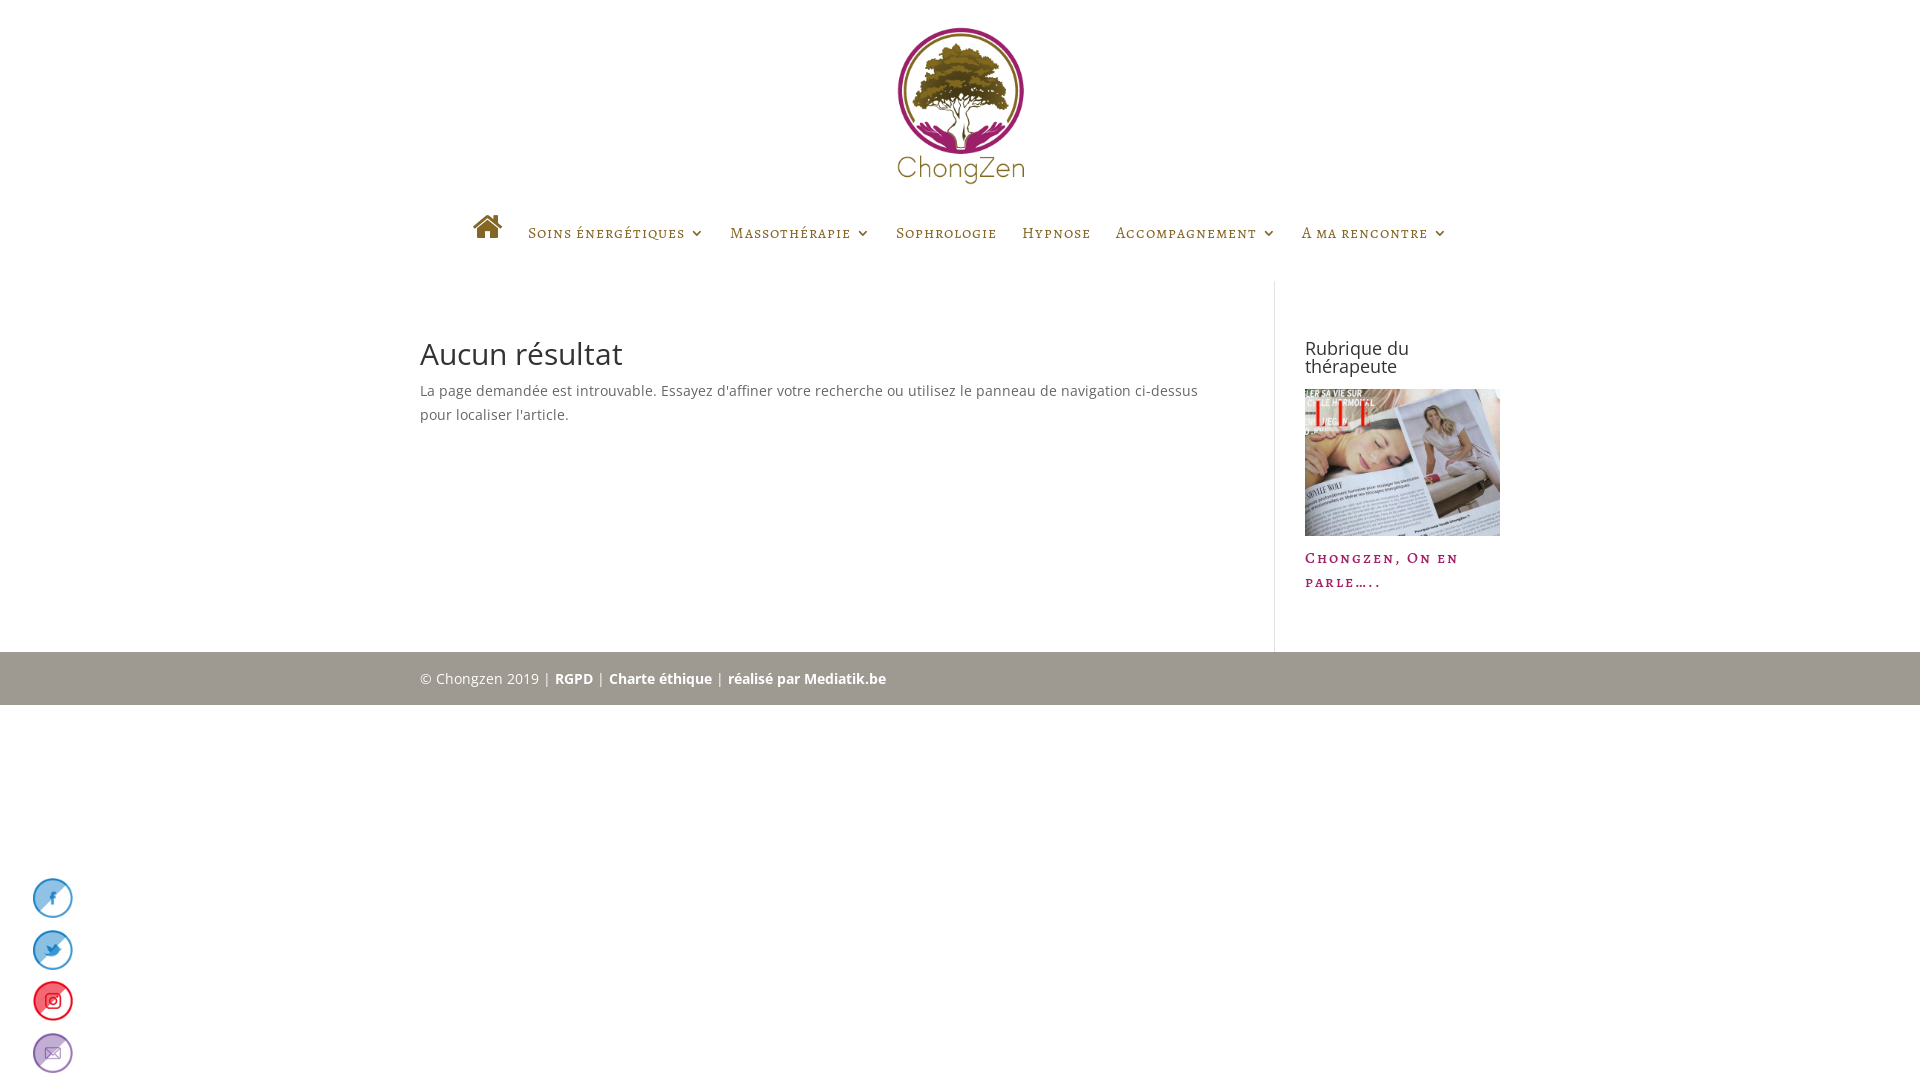  Describe the element at coordinates (1196, 250) in the screenshot. I see `'Accompagnement'` at that location.